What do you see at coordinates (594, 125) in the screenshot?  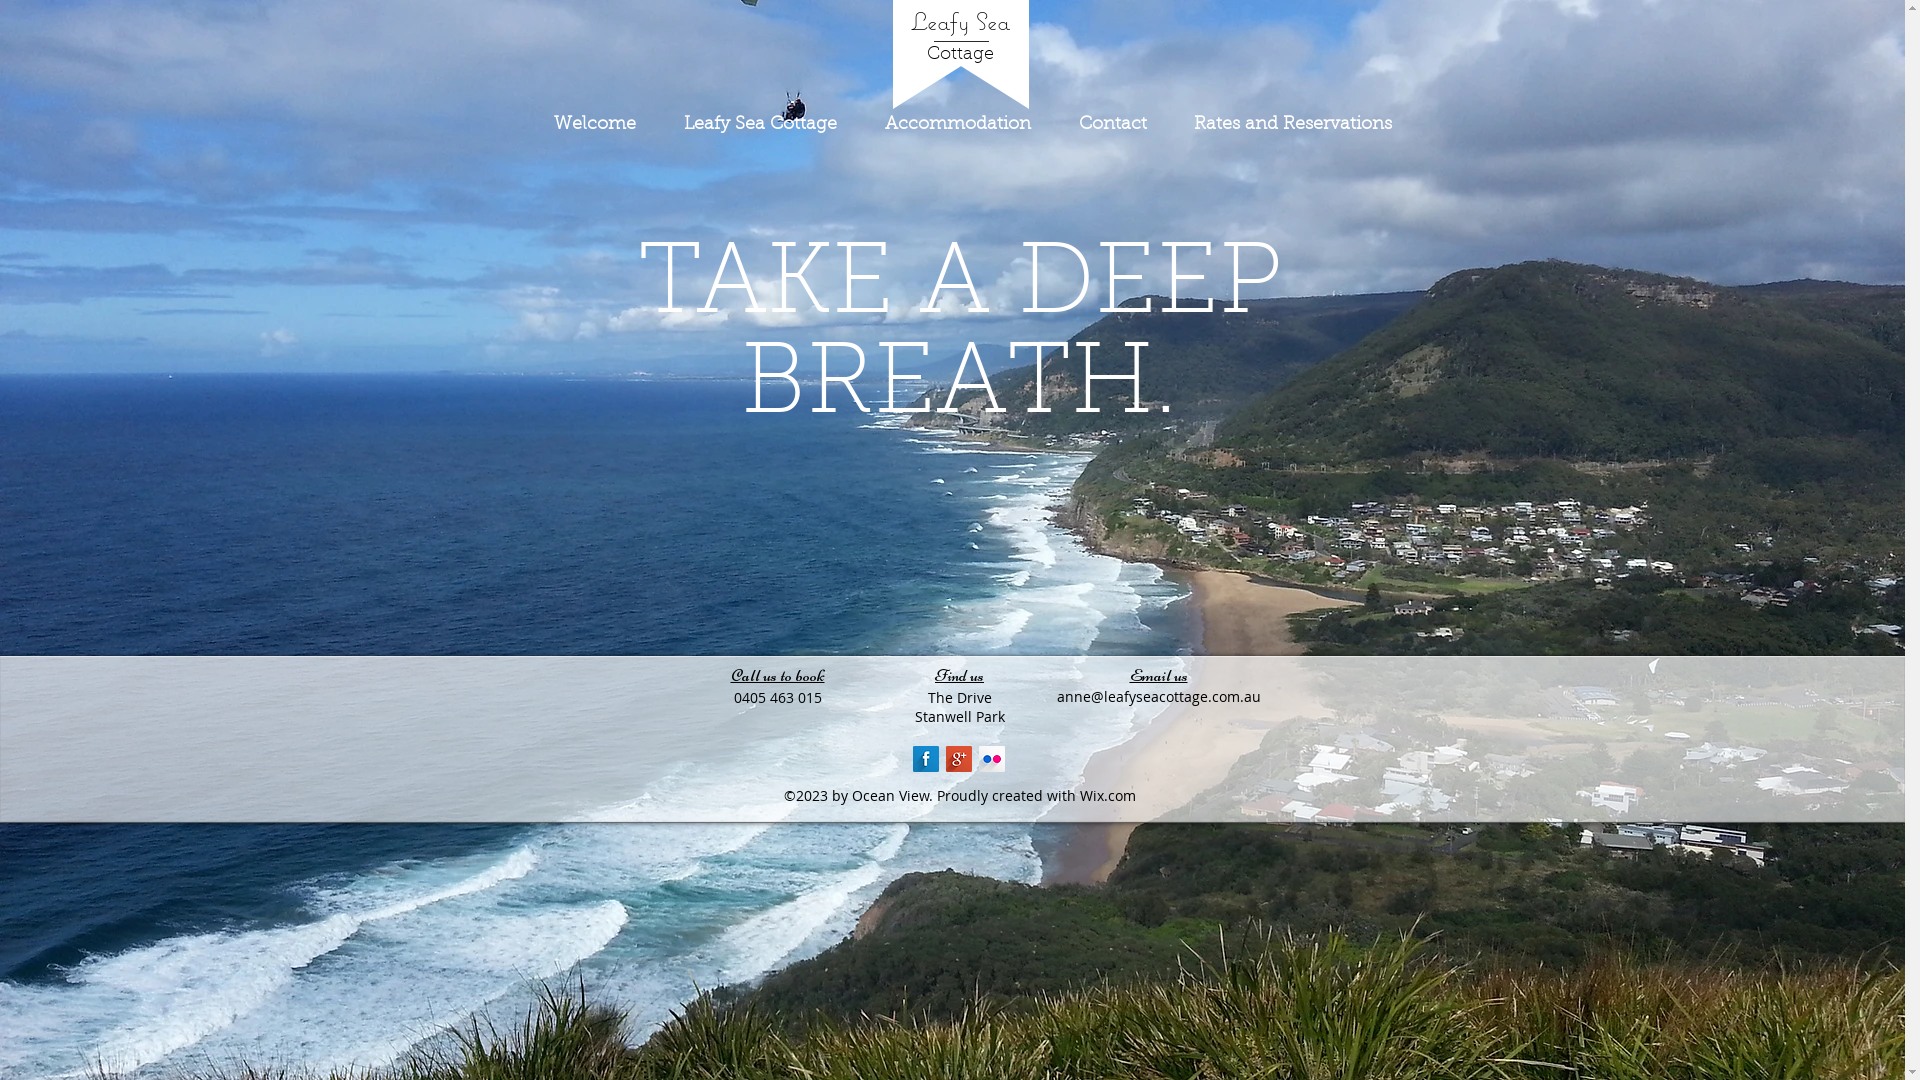 I see `'Welcome'` at bounding box center [594, 125].